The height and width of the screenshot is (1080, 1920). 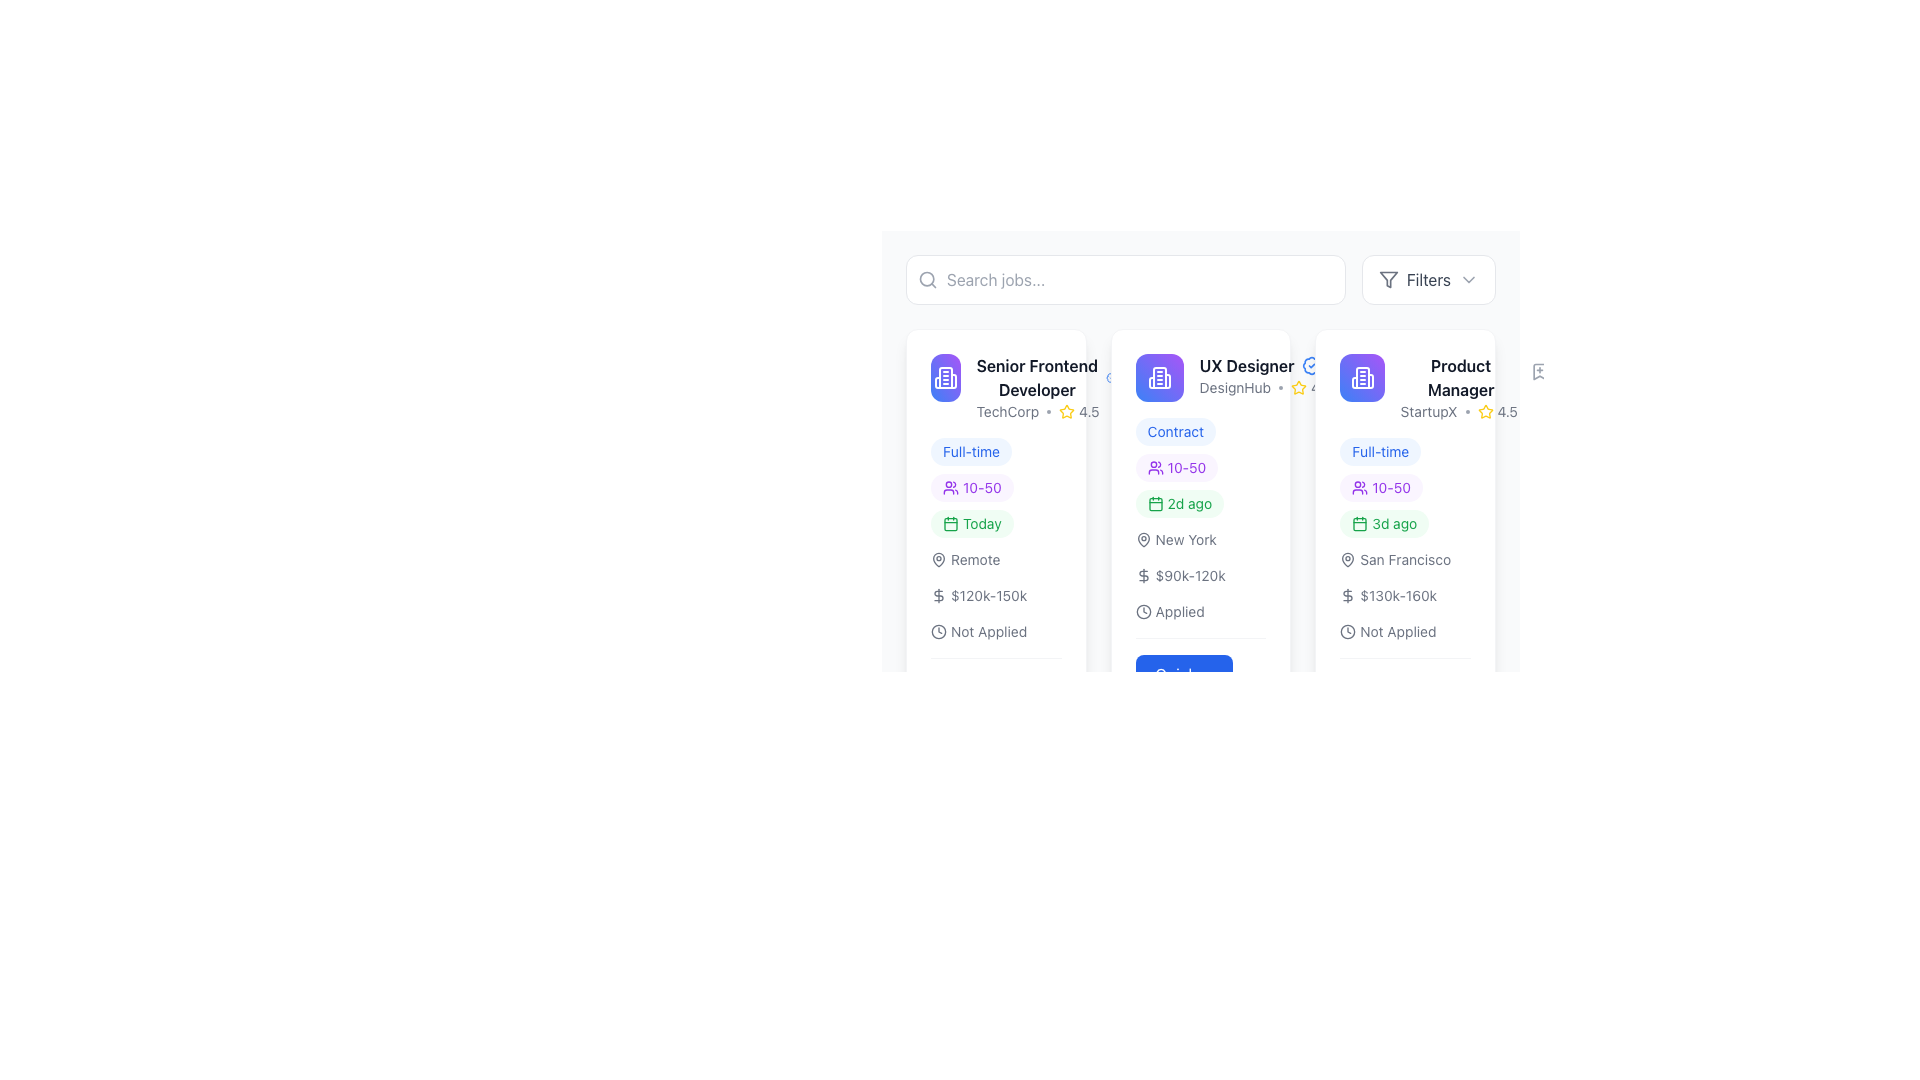 I want to click on the visual style of the outermost circular component of the badge icon that represents verification or approval, located at the top-right area of the second job card, so click(x=1111, y=378).